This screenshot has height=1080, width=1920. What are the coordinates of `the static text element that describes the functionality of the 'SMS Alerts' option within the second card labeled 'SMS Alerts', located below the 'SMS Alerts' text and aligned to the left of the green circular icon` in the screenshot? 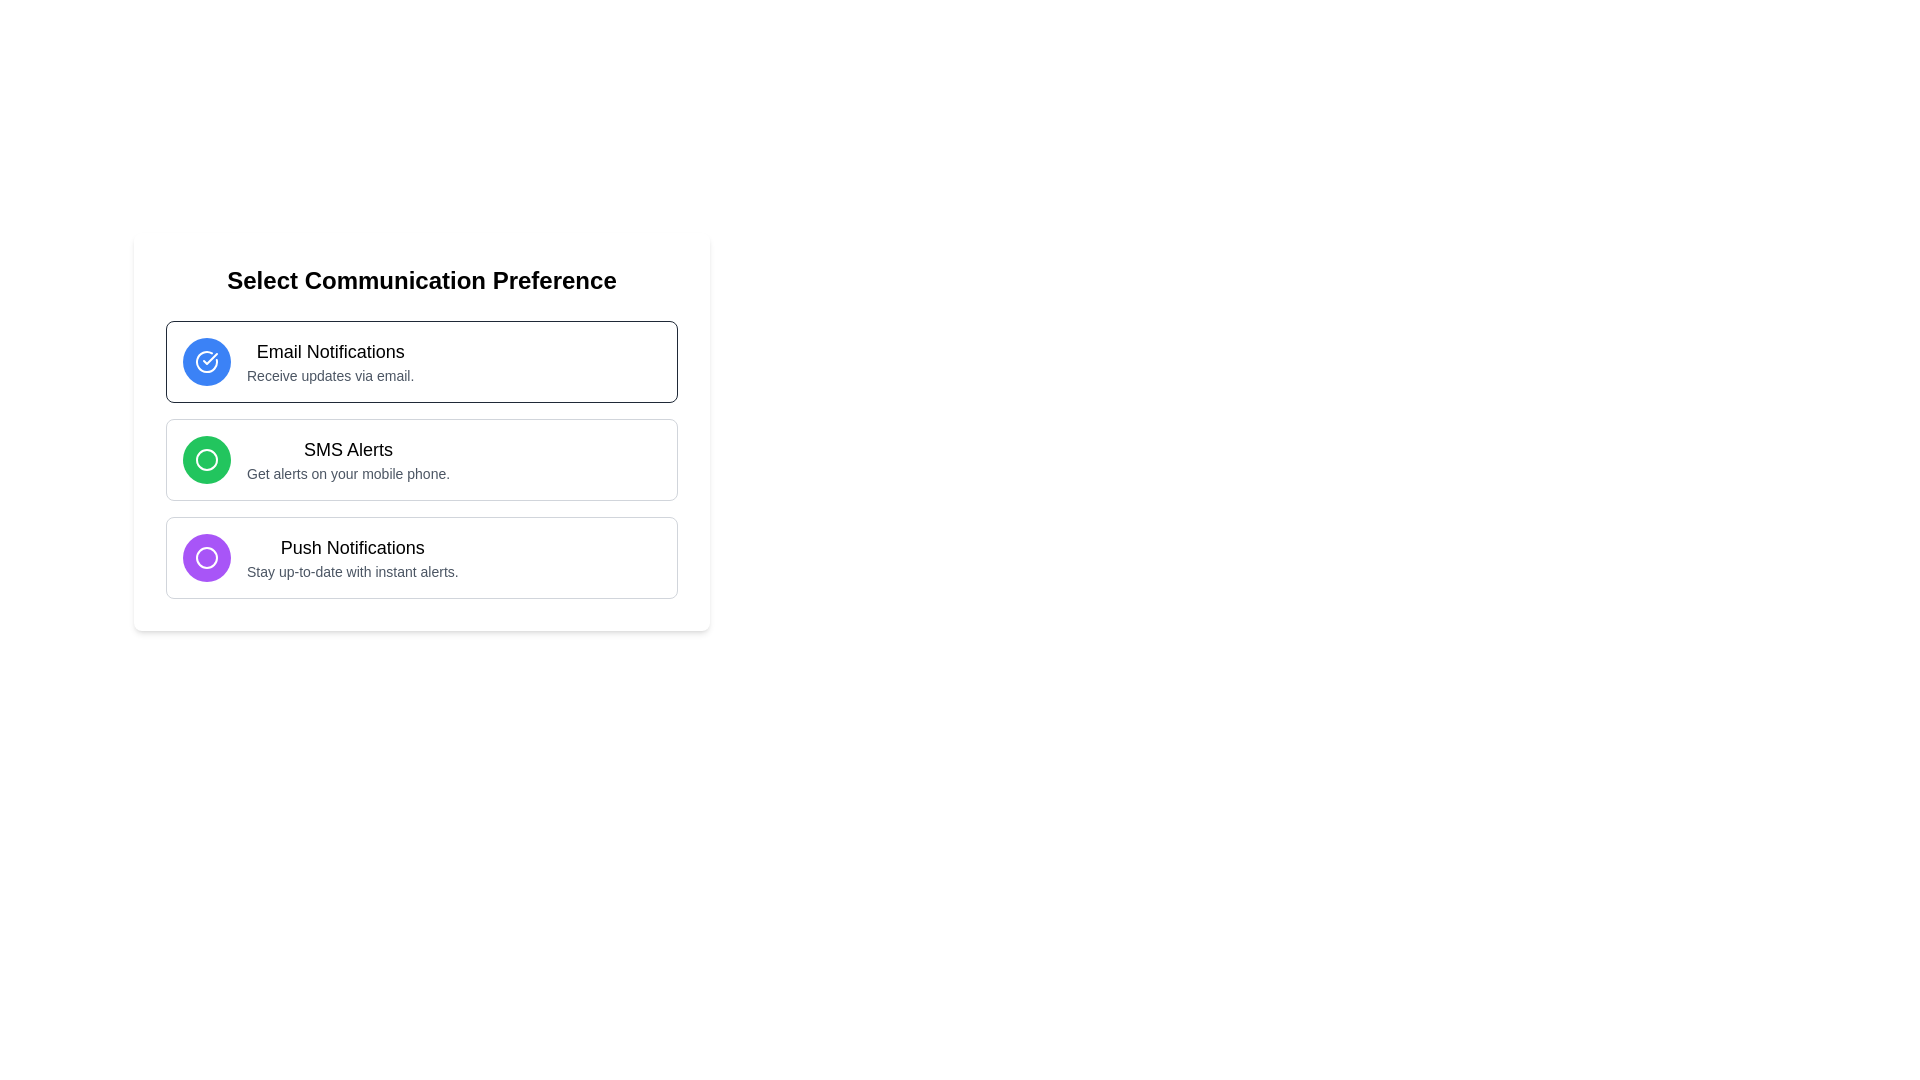 It's located at (348, 474).